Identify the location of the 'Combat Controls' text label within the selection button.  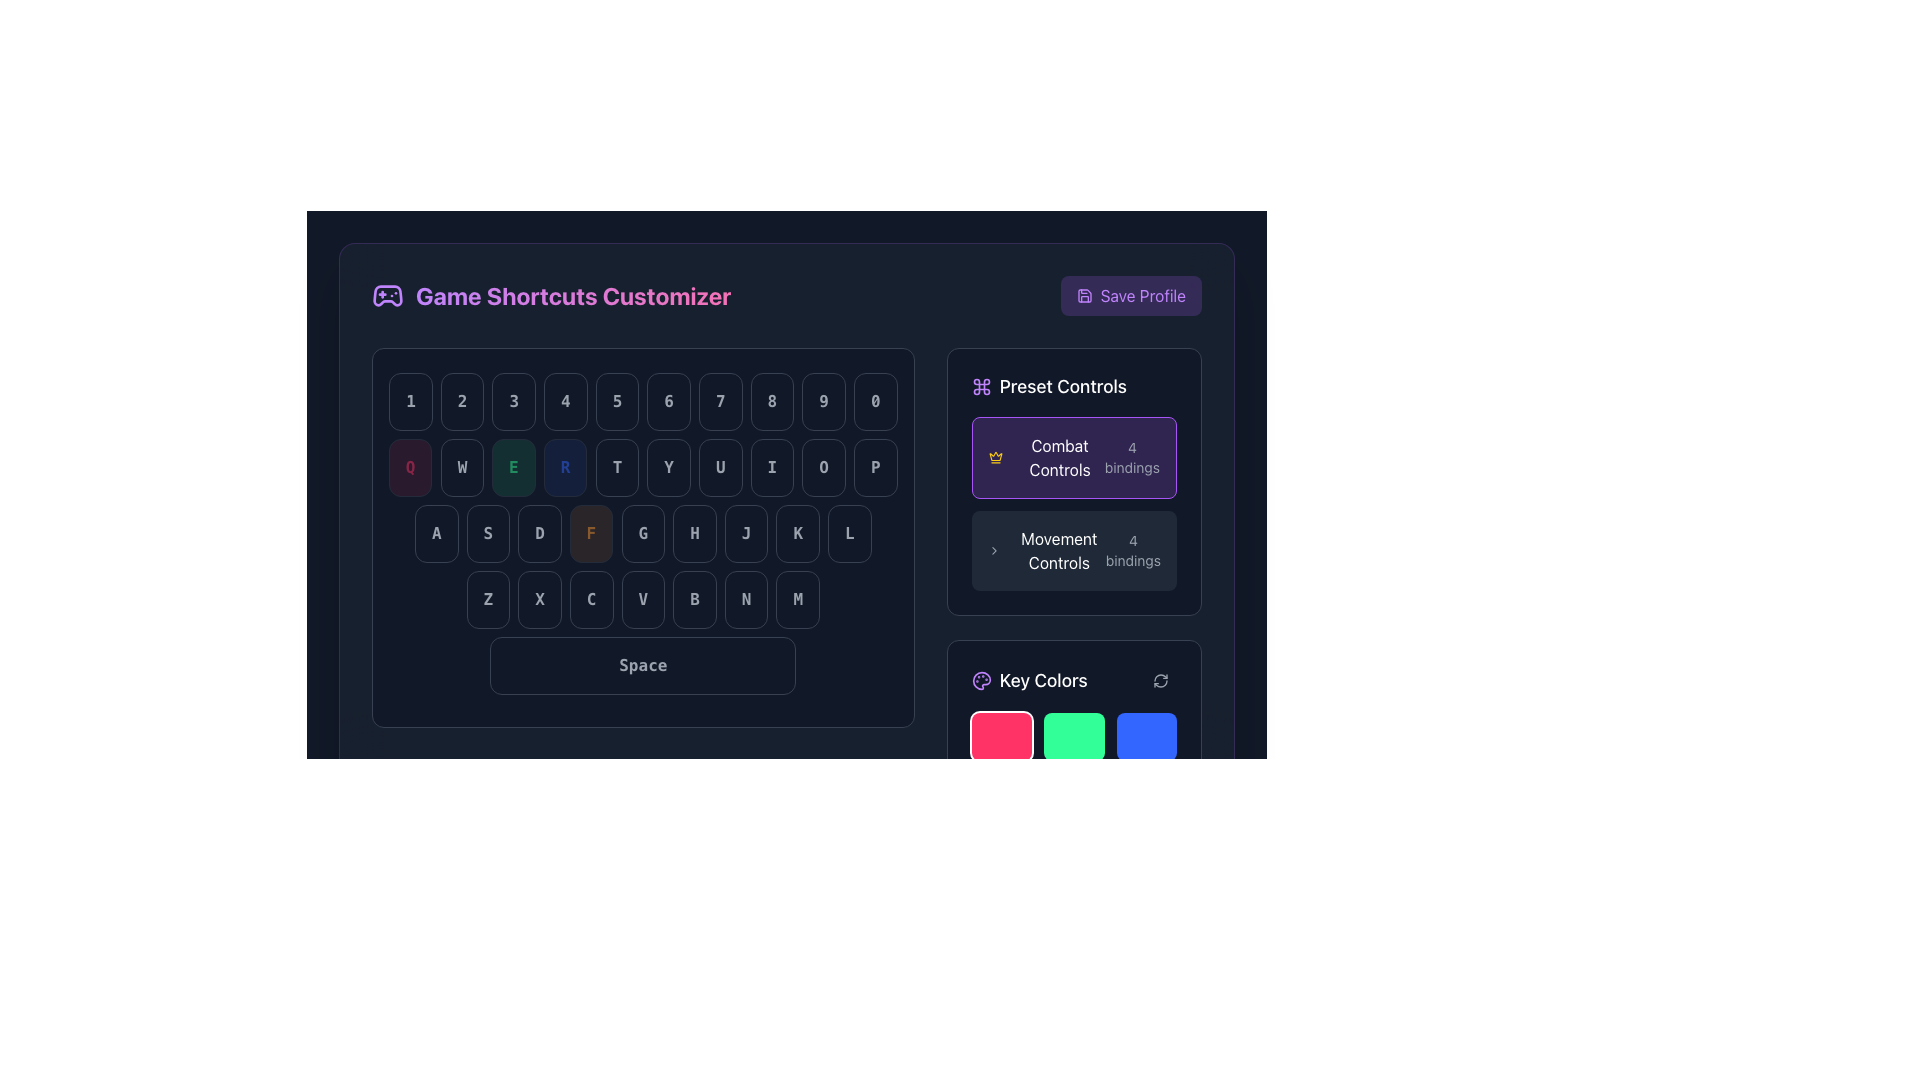
(1059, 458).